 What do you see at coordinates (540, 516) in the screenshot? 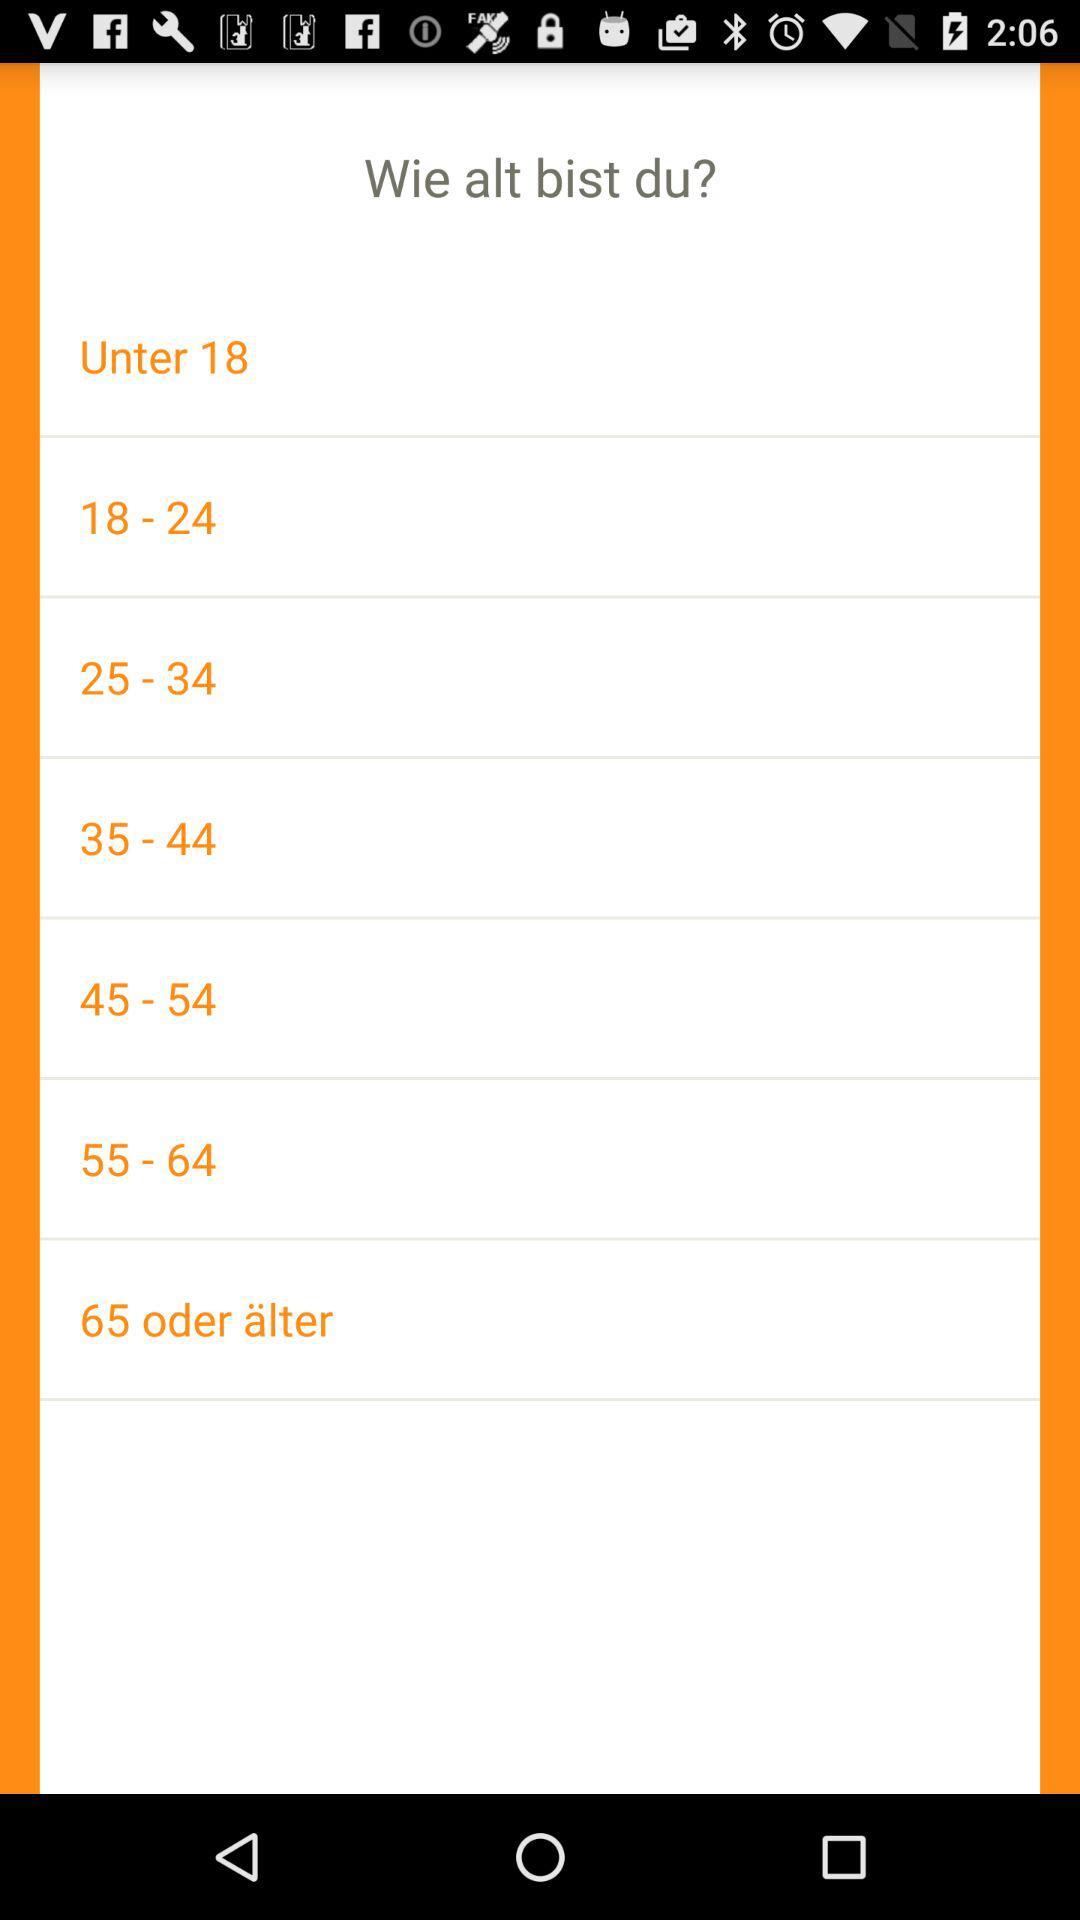
I see `18 - 24 item` at bounding box center [540, 516].